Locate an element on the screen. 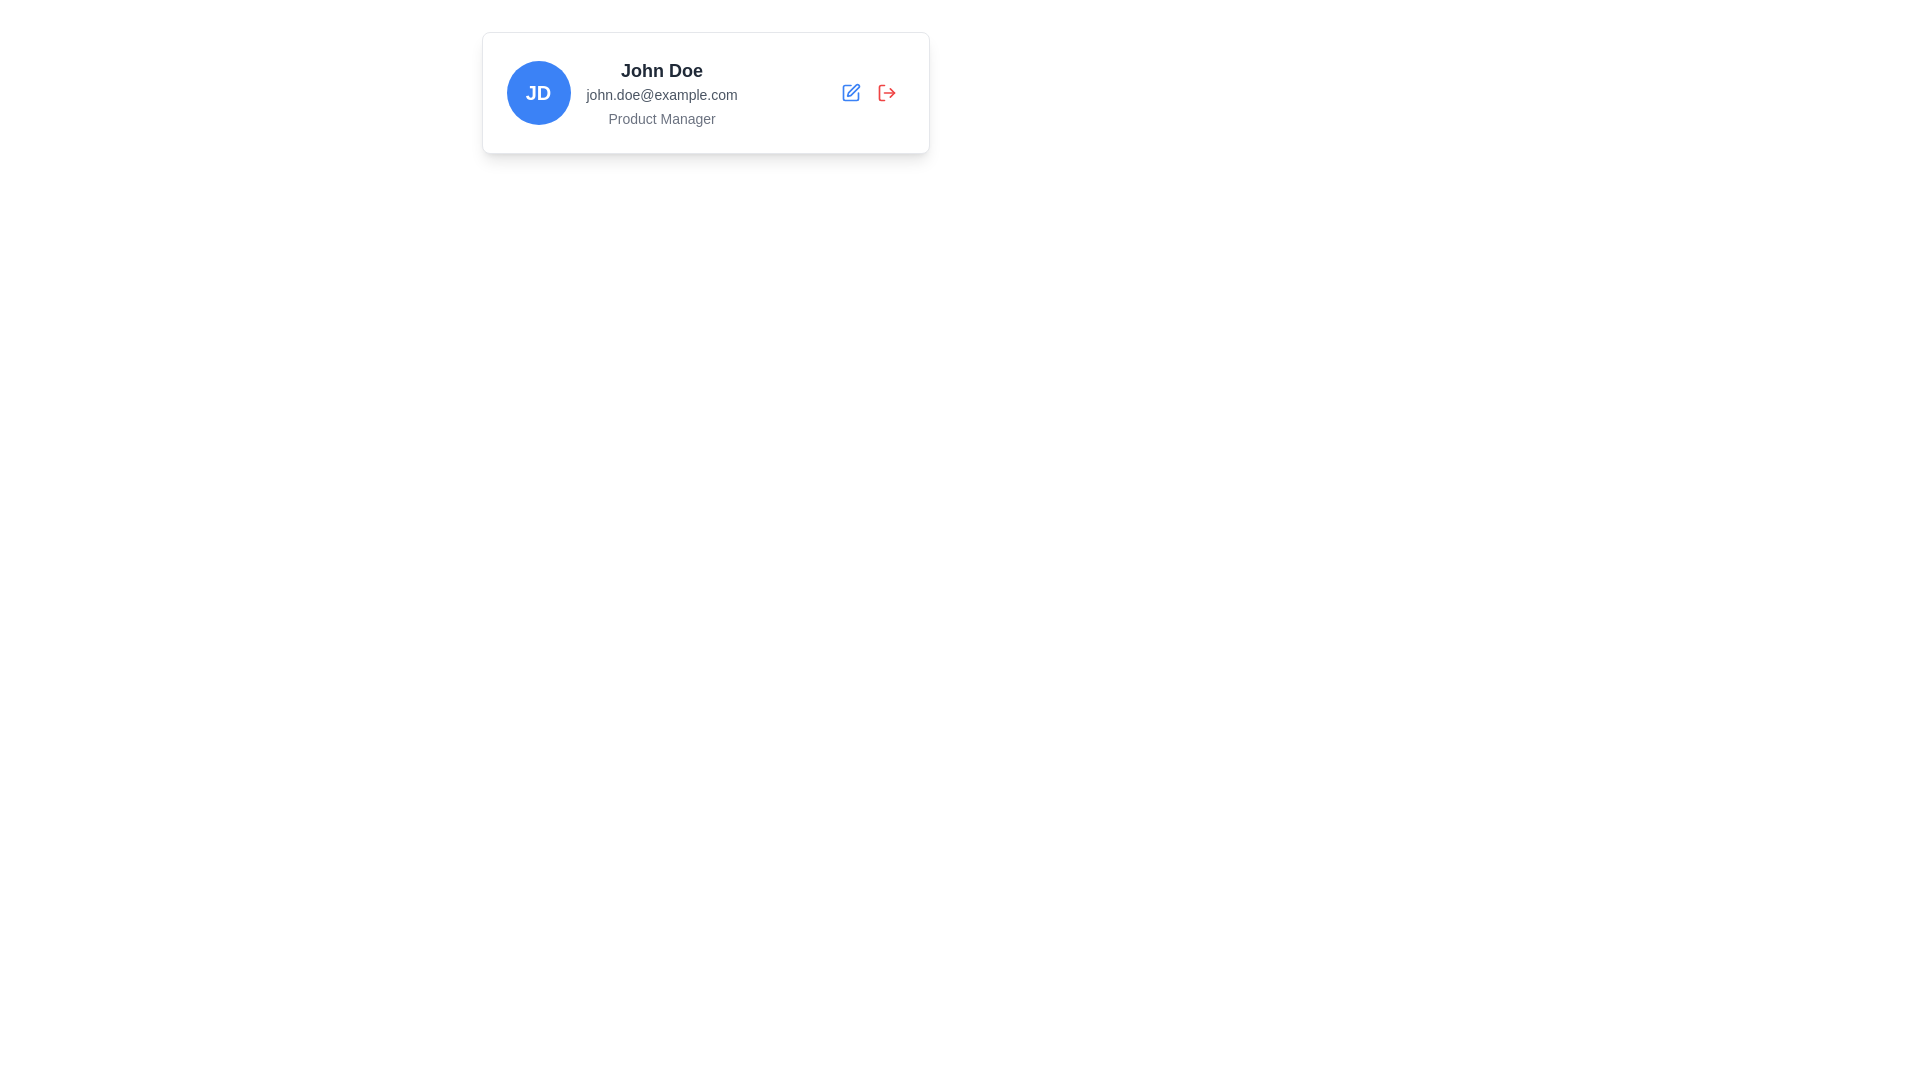  the red logout icon button located at the far-right of the interaction bar on the user information card is located at coordinates (885, 92).